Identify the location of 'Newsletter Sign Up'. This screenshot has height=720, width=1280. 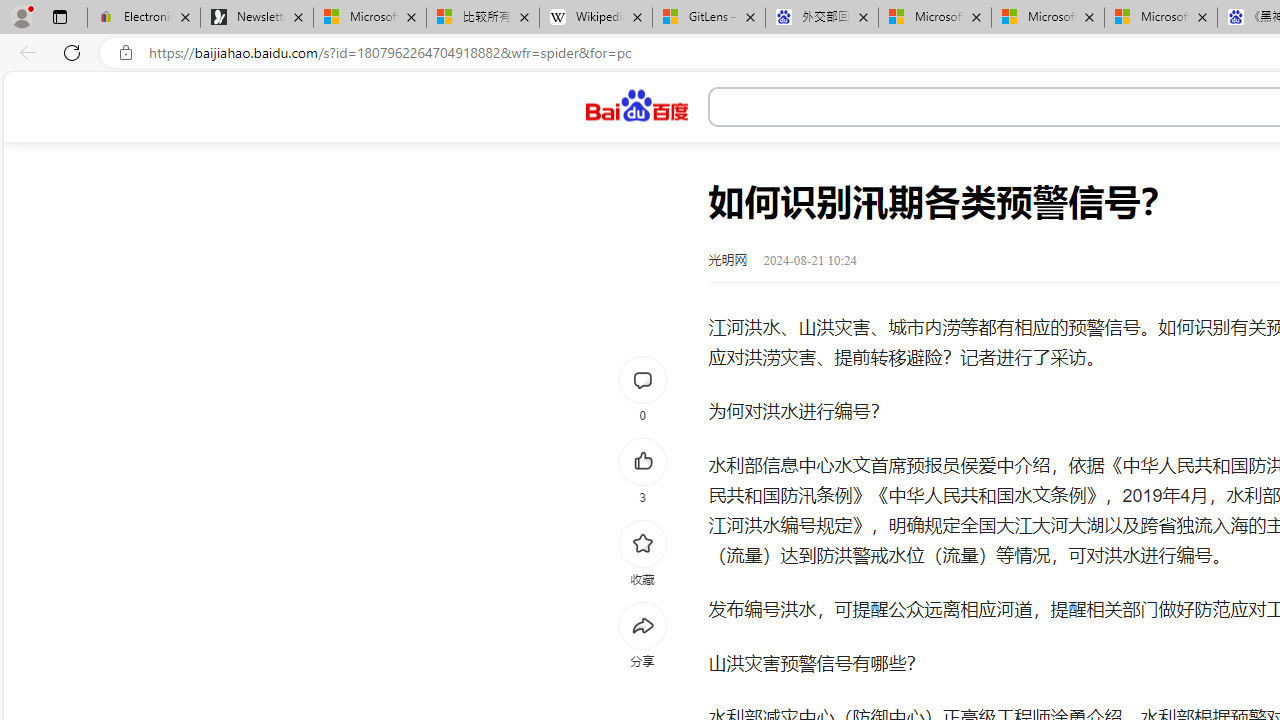
(256, 17).